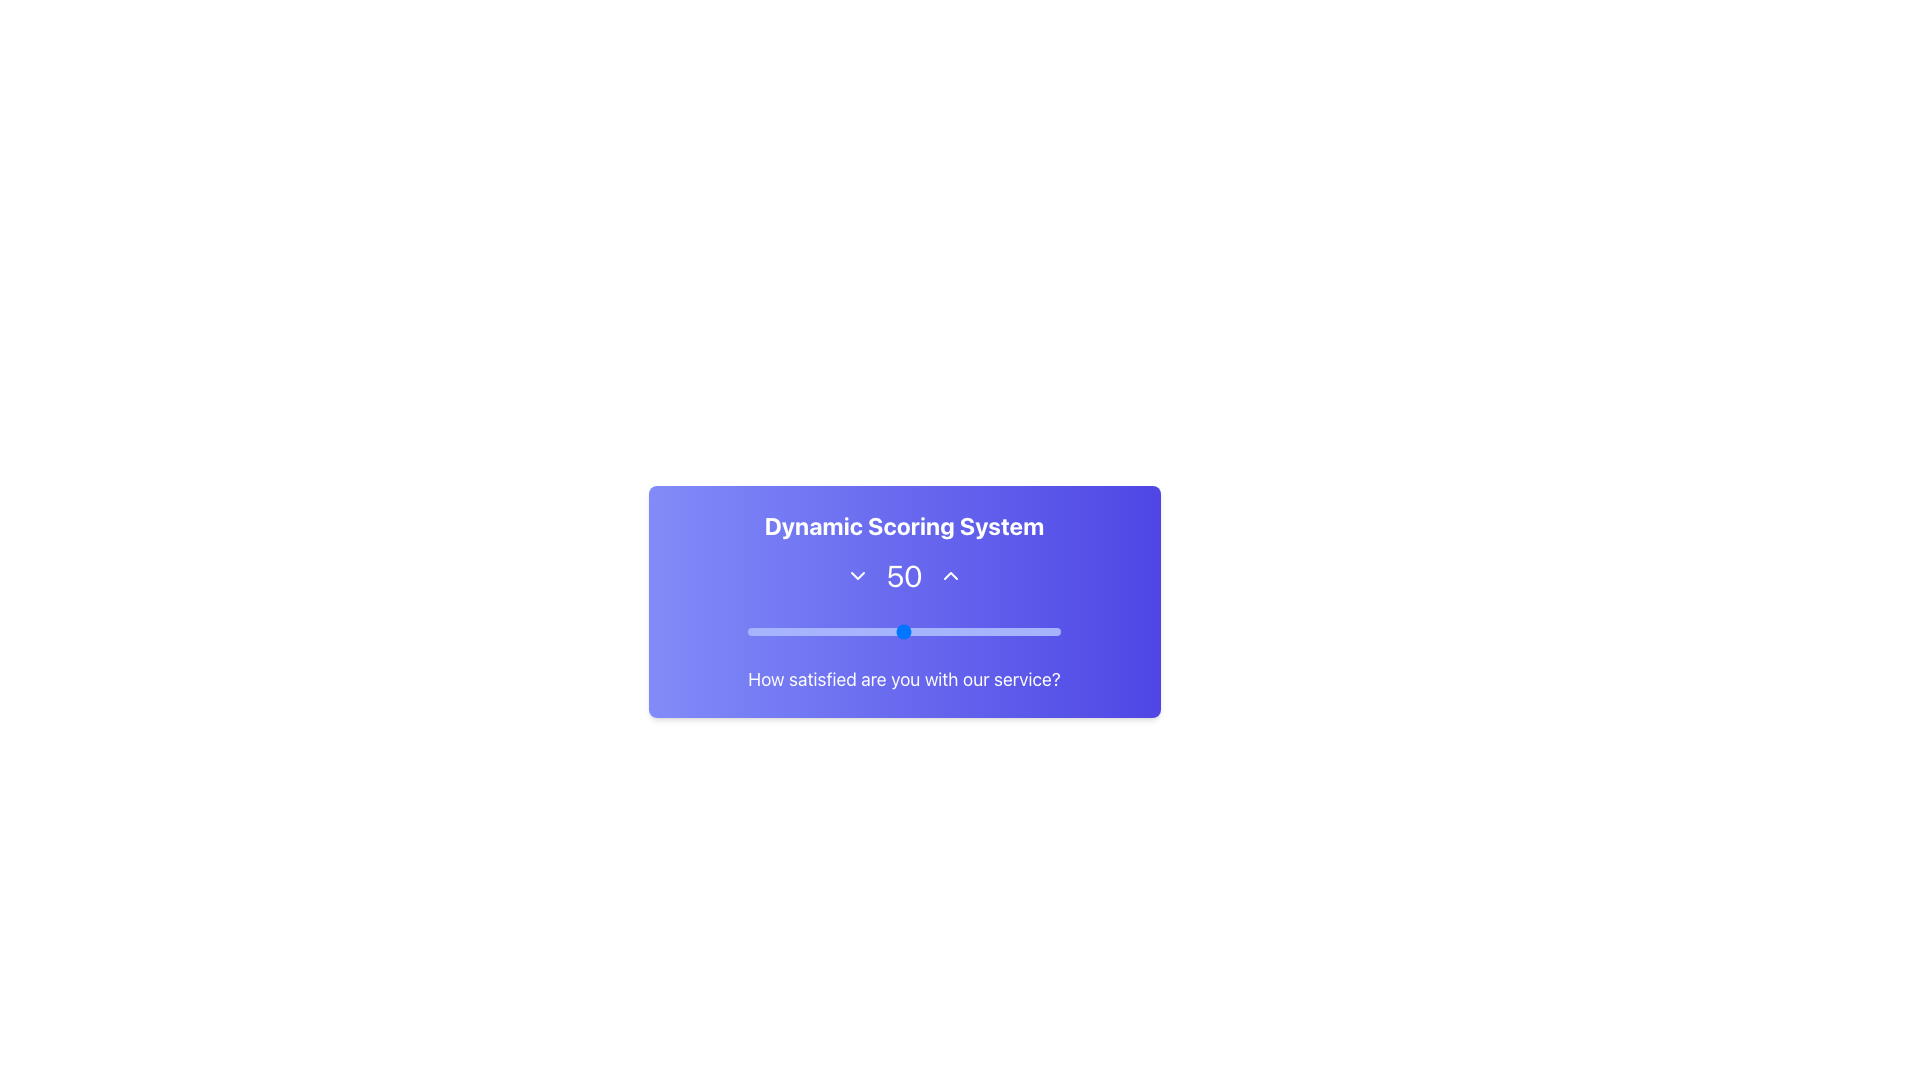 The image size is (1920, 1080). I want to click on the score indicator label that displays the current score or level of satisfaction, located in the scoring widget, centered between the upward and downward arrow buttons, so click(903, 575).